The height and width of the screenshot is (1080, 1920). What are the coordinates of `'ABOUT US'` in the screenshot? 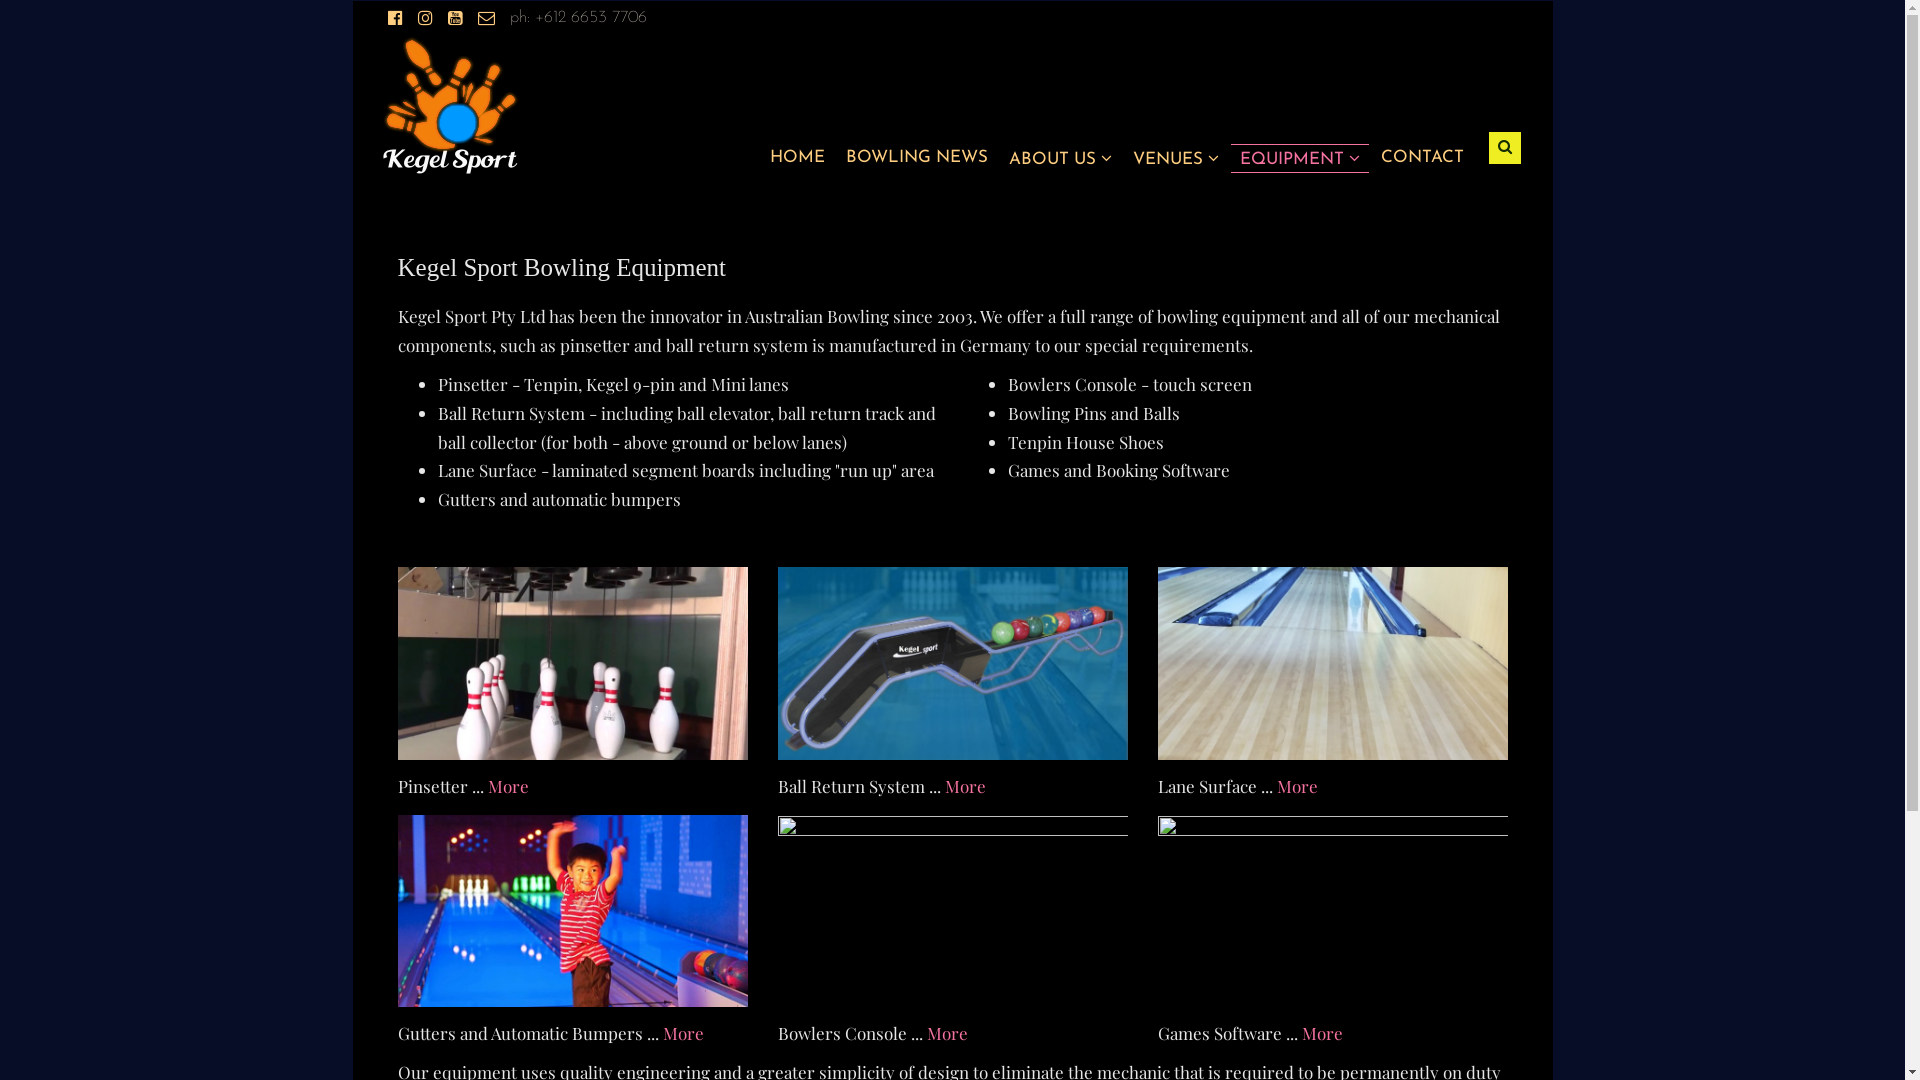 It's located at (1058, 157).